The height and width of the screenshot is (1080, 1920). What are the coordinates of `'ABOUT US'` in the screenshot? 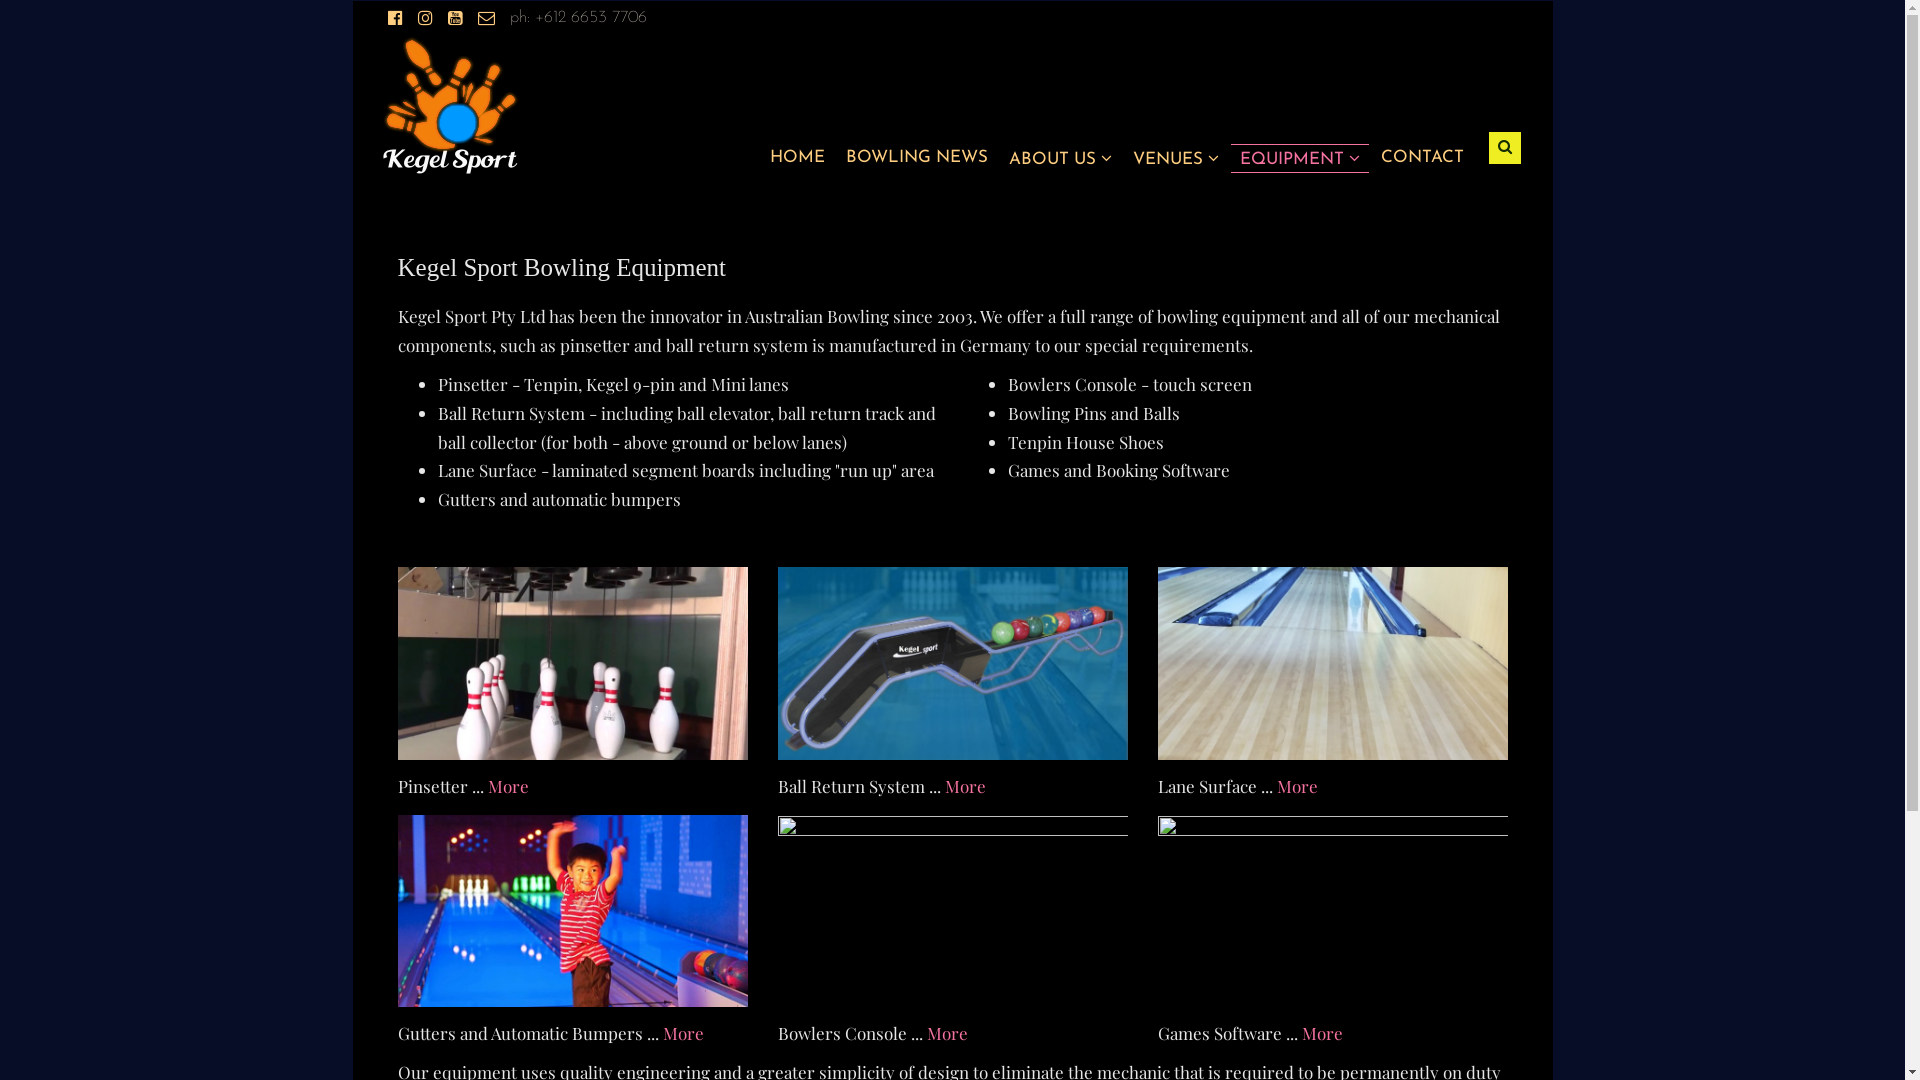 It's located at (1058, 157).